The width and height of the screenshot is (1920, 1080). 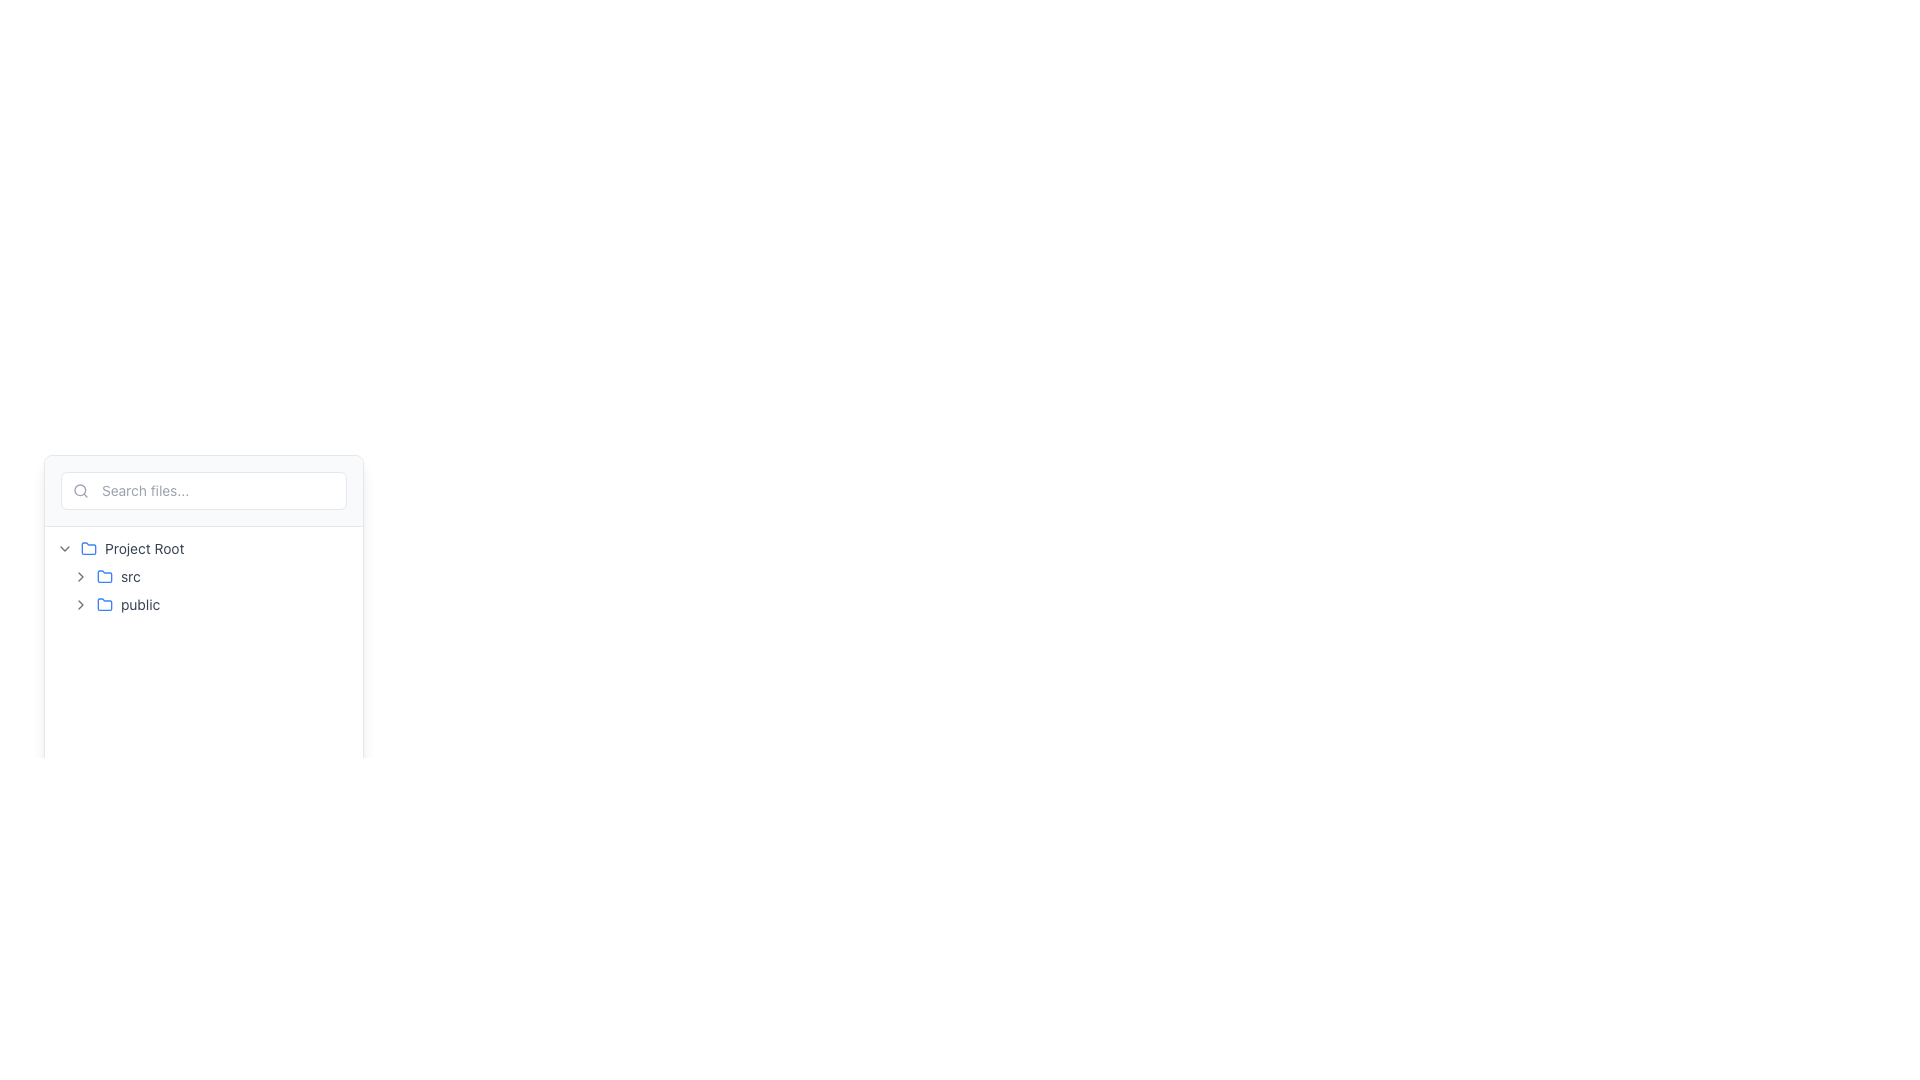 I want to click on the blue folder icon located beside the text 'public' in the file navigation sidebar under 'Project Root', so click(x=104, y=603).